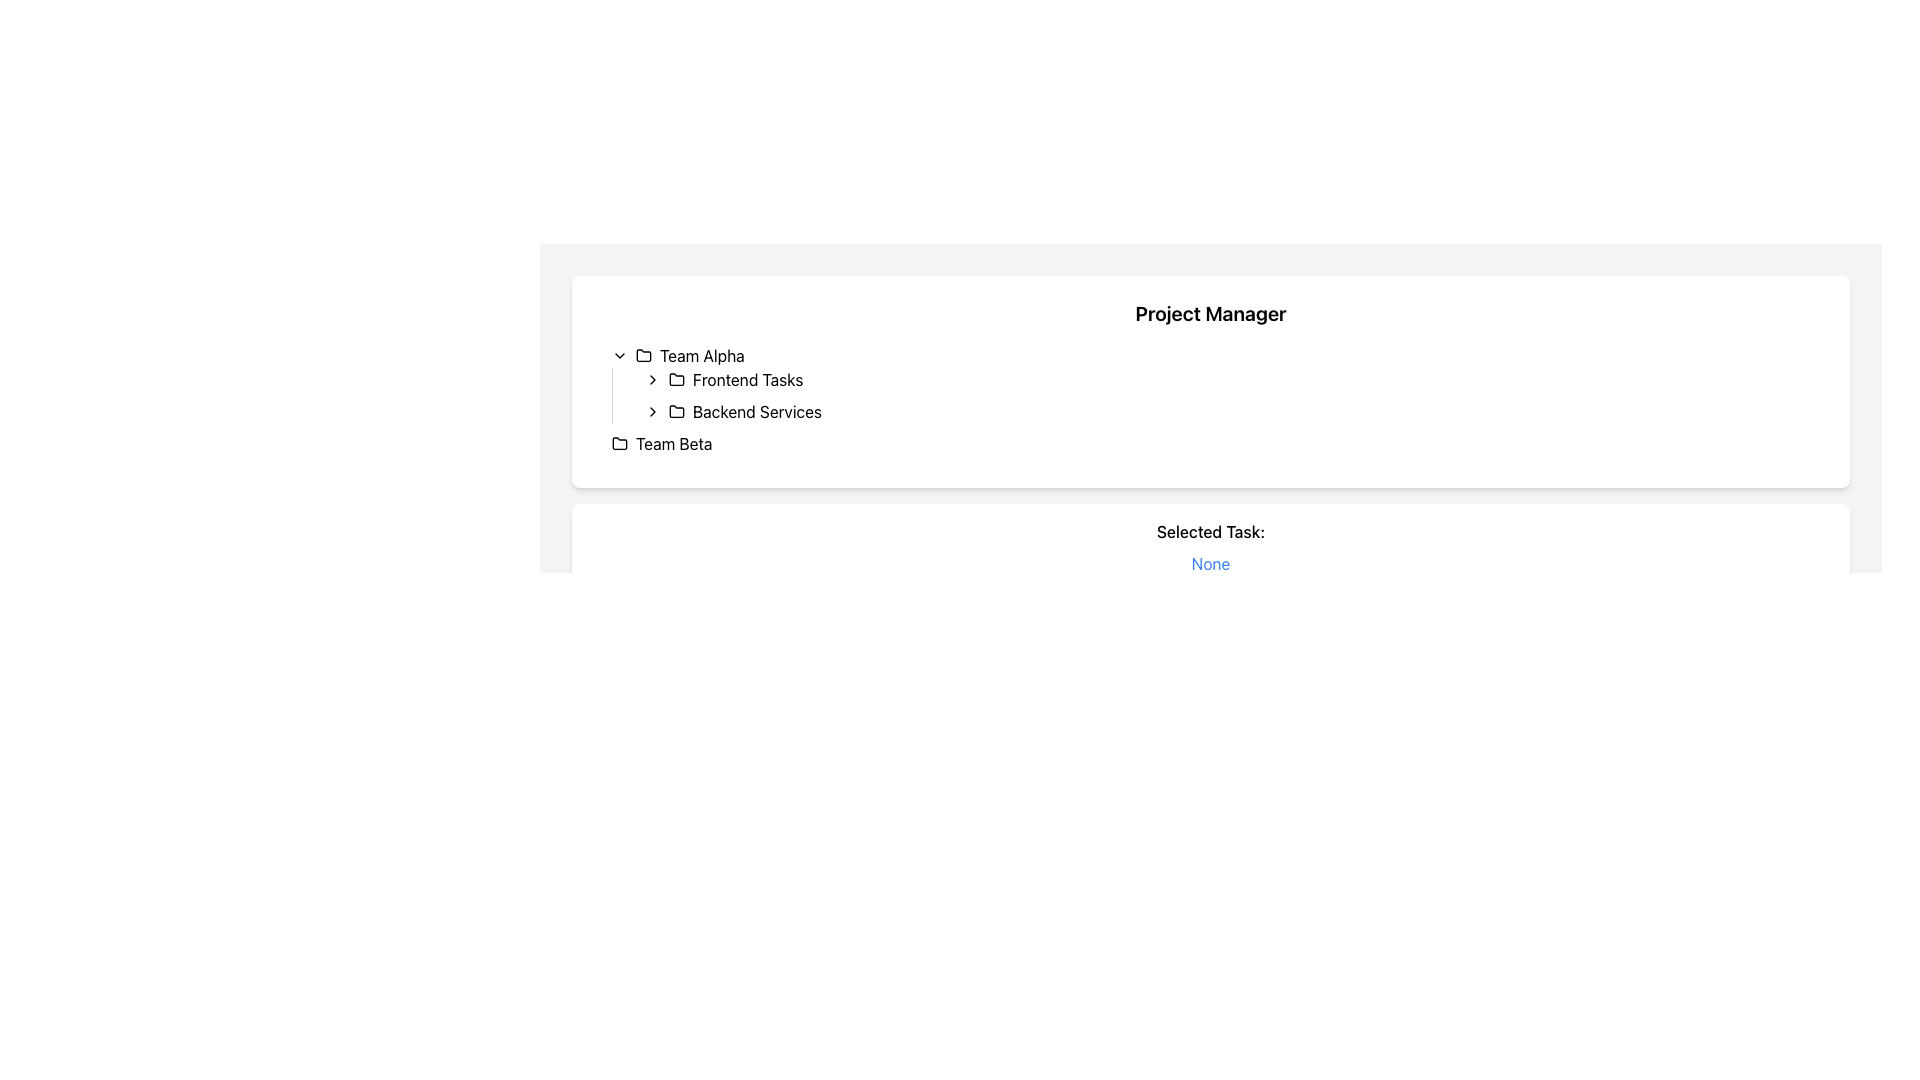 This screenshot has width=1920, height=1080. Describe the element at coordinates (618, 442) in the screenshot. I see `the Icon Graphic that represents the body of a folder icon adjacent to the label 'Team Beta'` at that location.